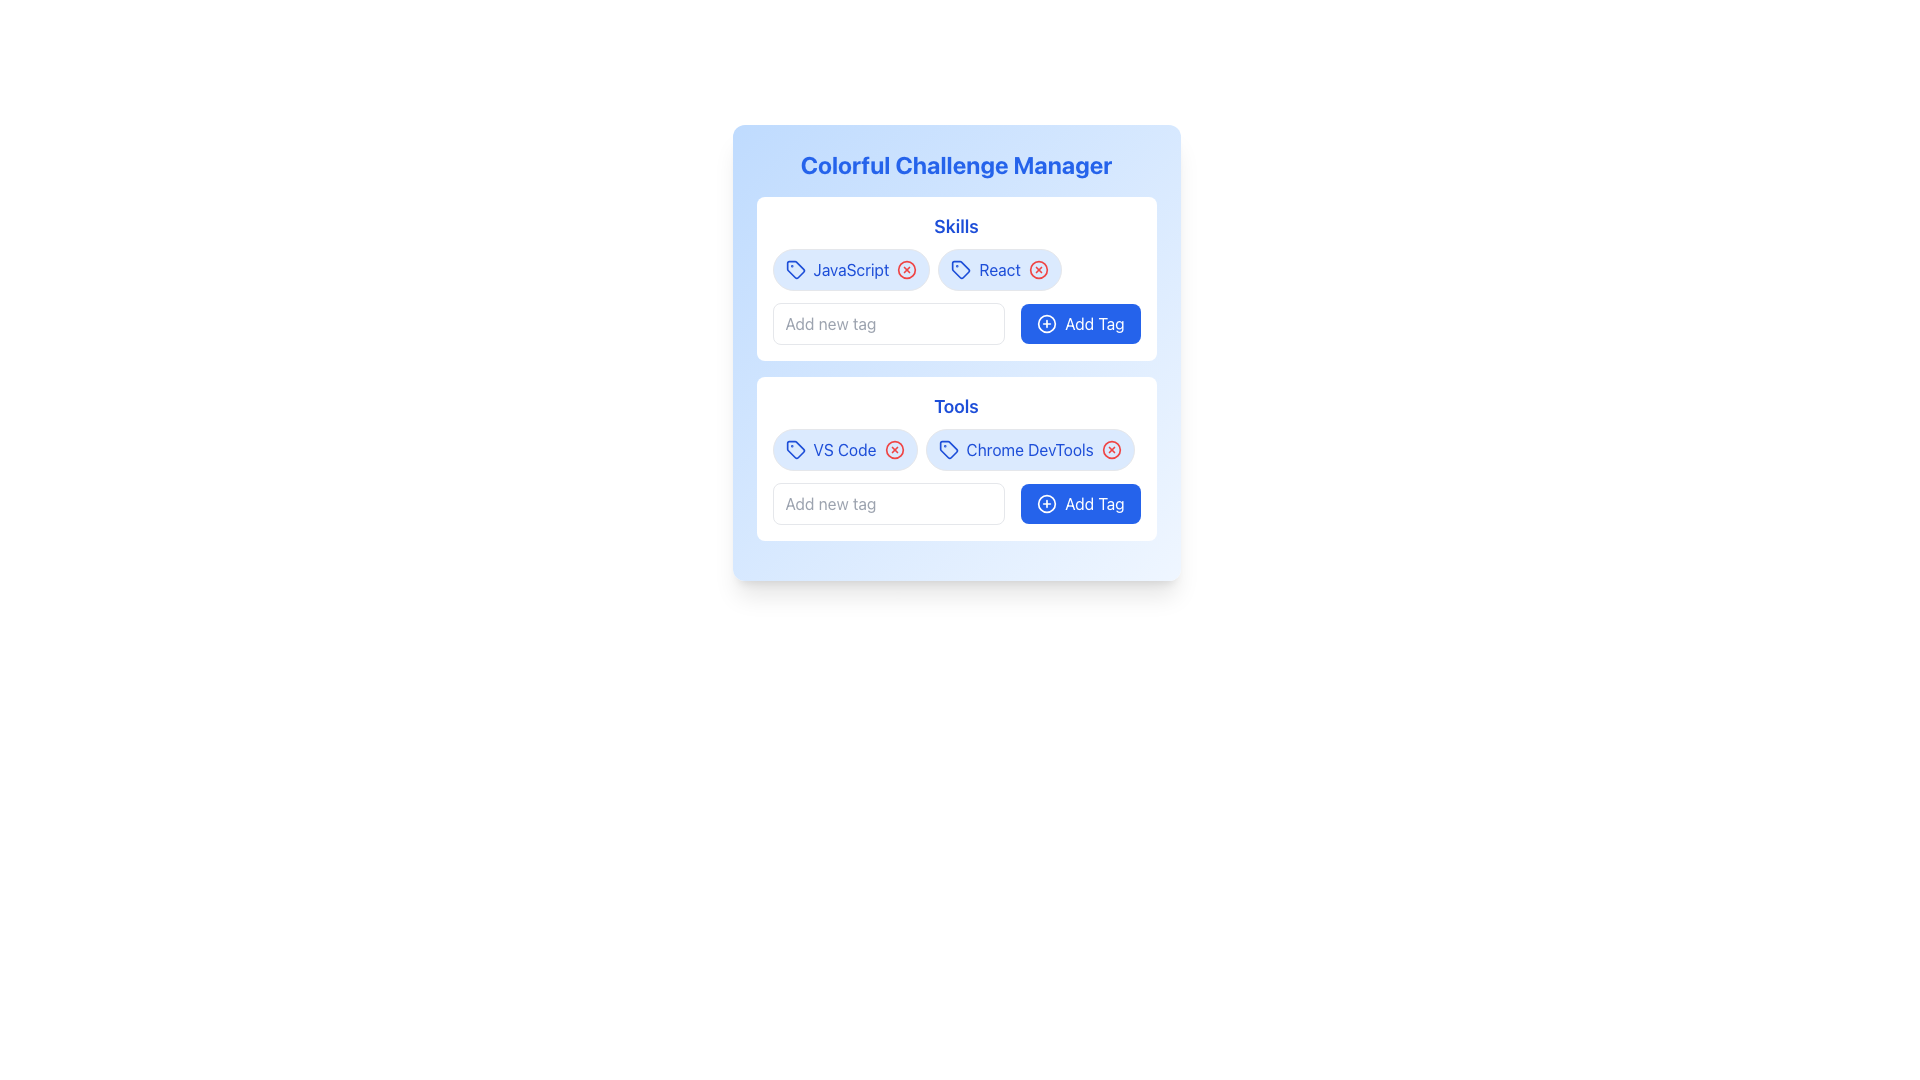 The width and height of the screenshot is (1920, 1080). Describe the element at coordinates (906, 270) in the screenshot. I see `the circular icon with an 'X' mark, which serves as a potential 'remove' button` at that location.